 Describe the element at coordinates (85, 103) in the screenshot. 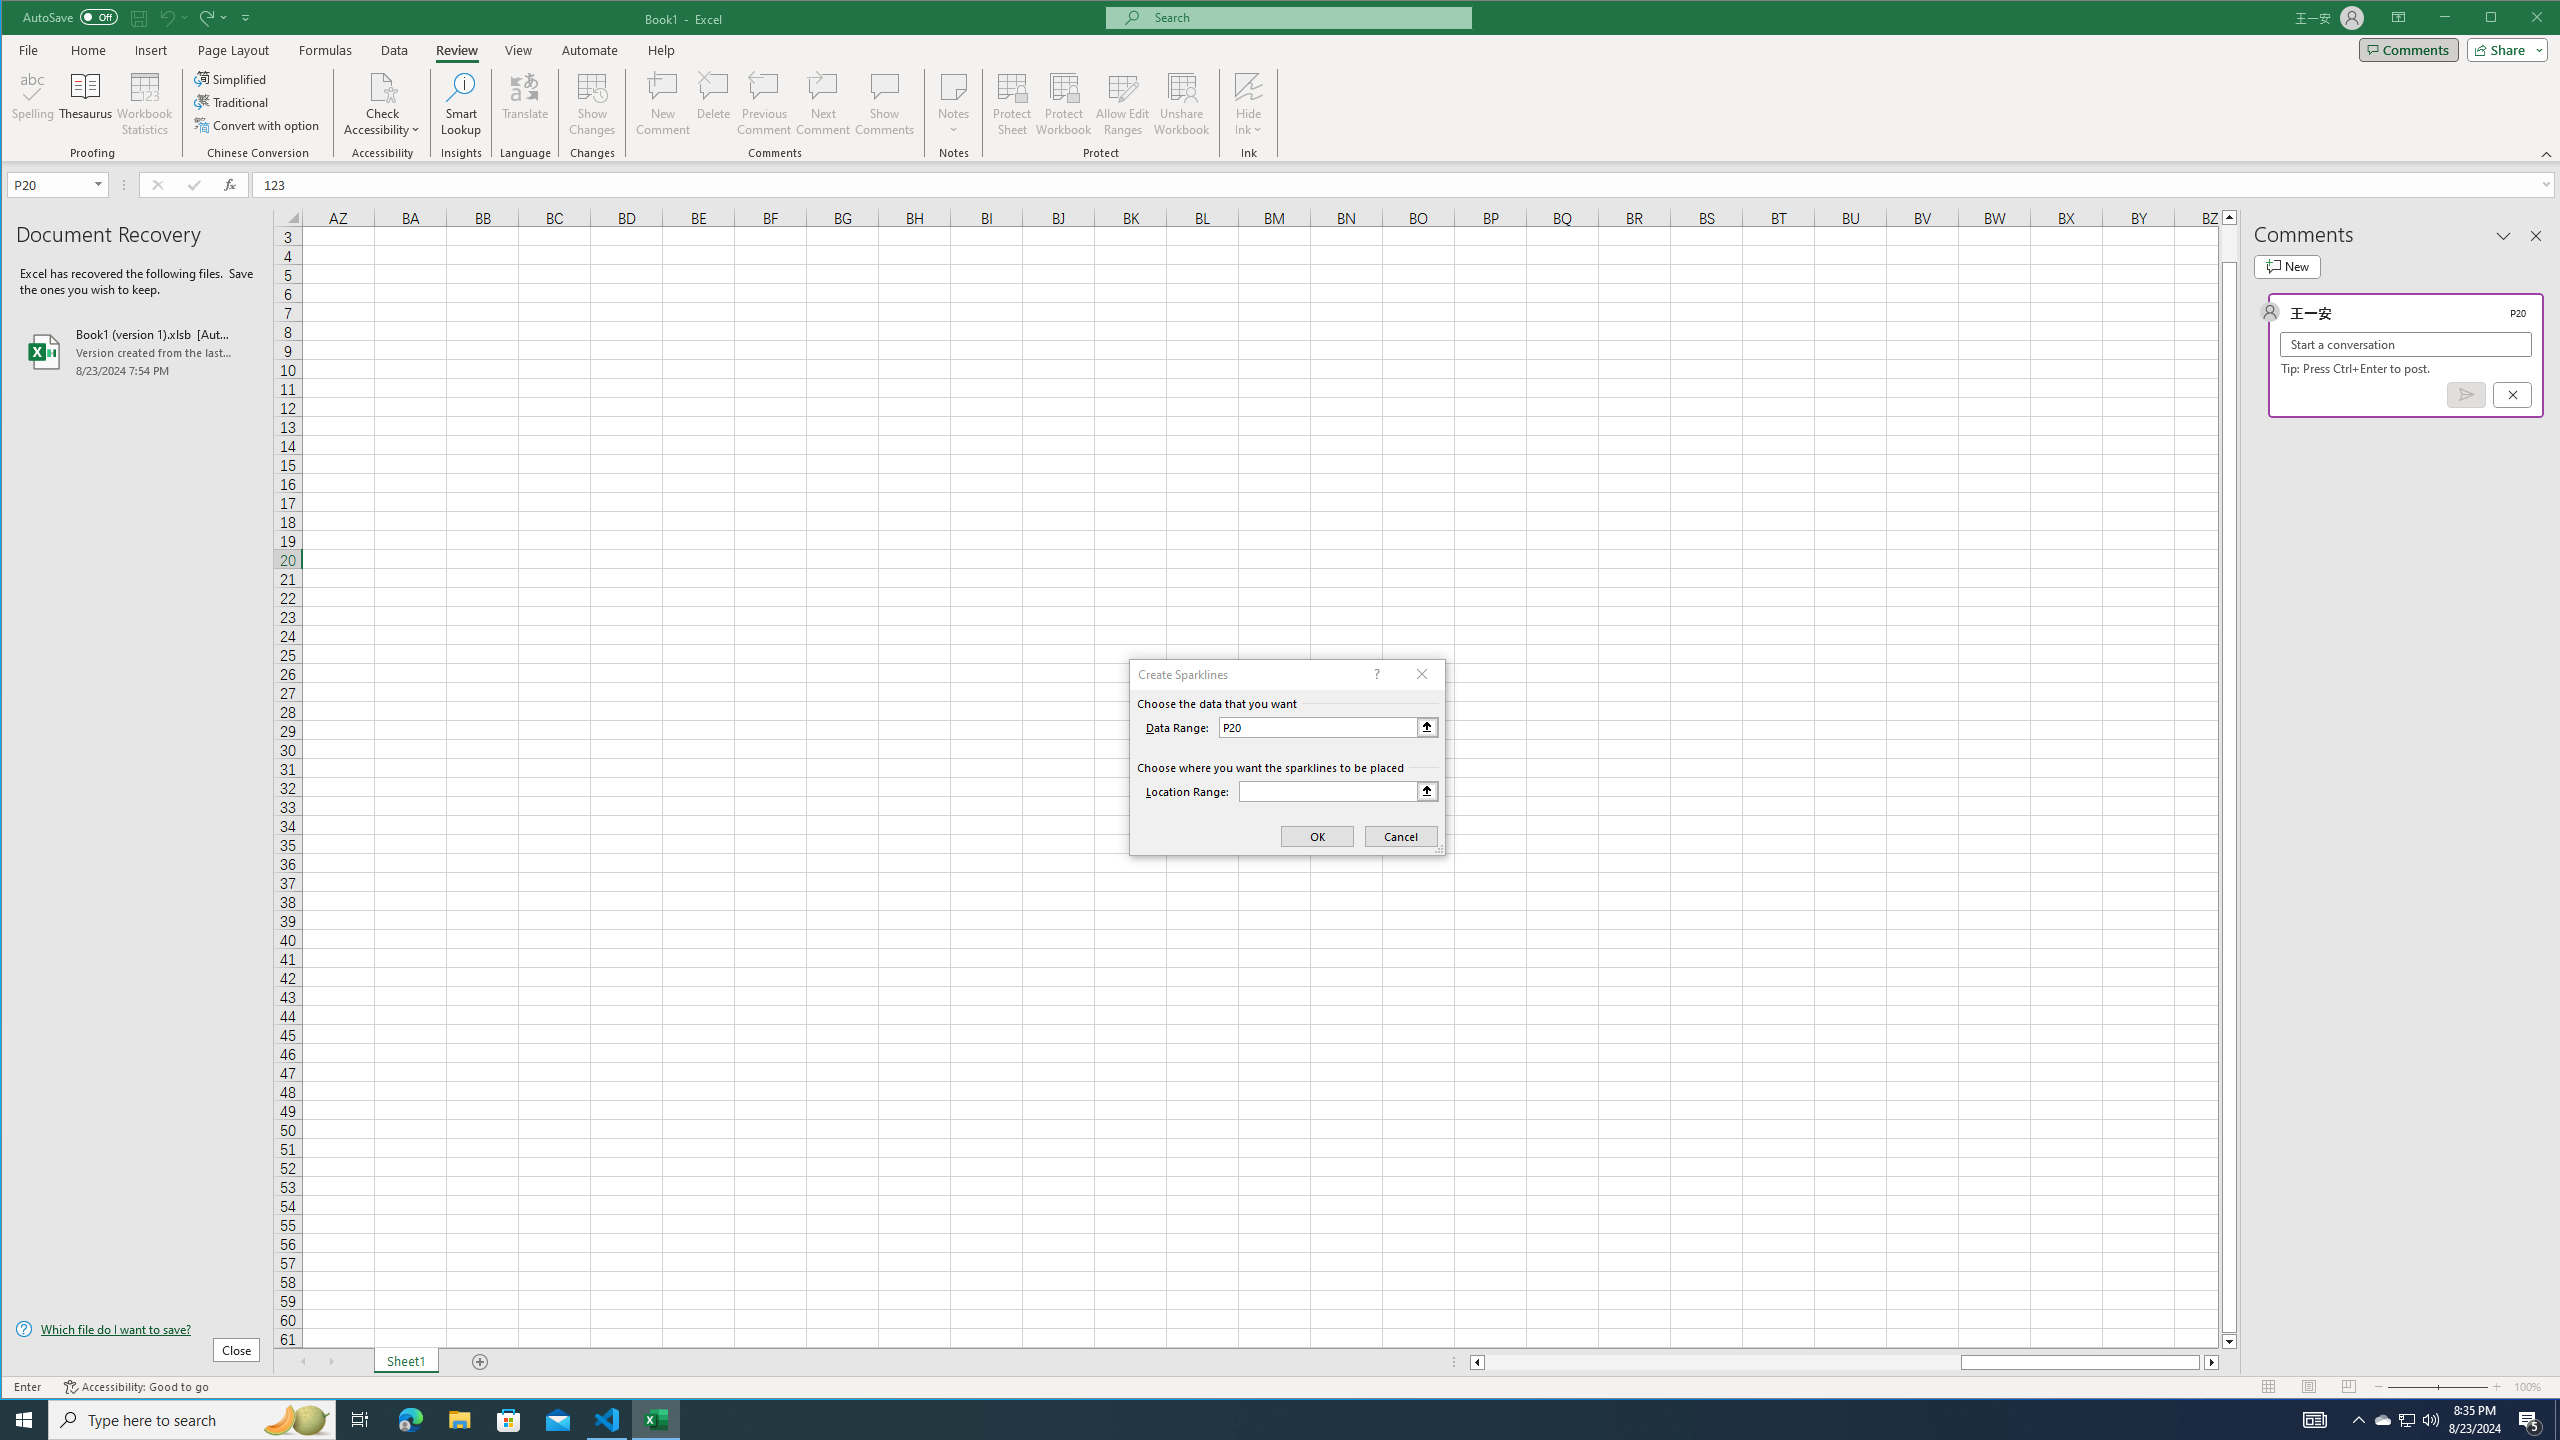

I see `'Thesaurus...'` at that location.